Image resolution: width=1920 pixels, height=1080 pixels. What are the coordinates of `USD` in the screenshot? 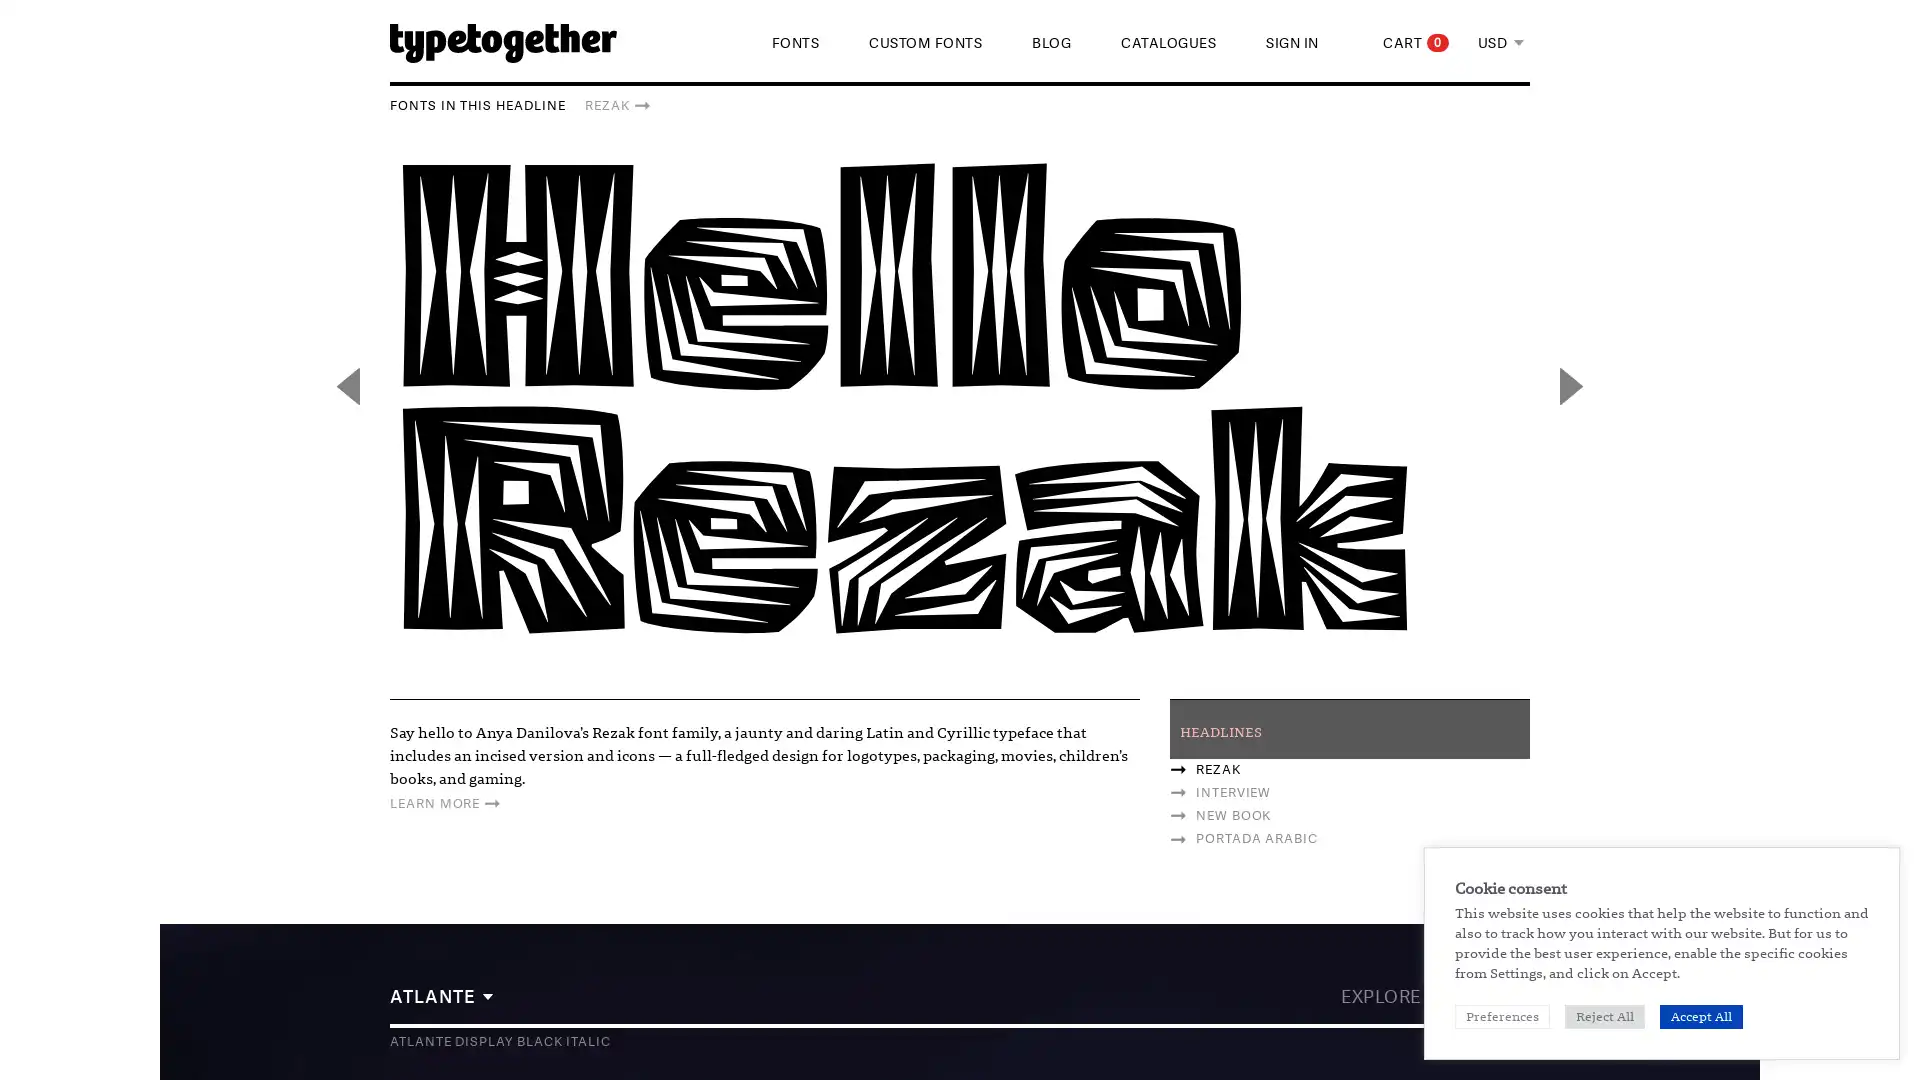 It's located at (1501, 42).